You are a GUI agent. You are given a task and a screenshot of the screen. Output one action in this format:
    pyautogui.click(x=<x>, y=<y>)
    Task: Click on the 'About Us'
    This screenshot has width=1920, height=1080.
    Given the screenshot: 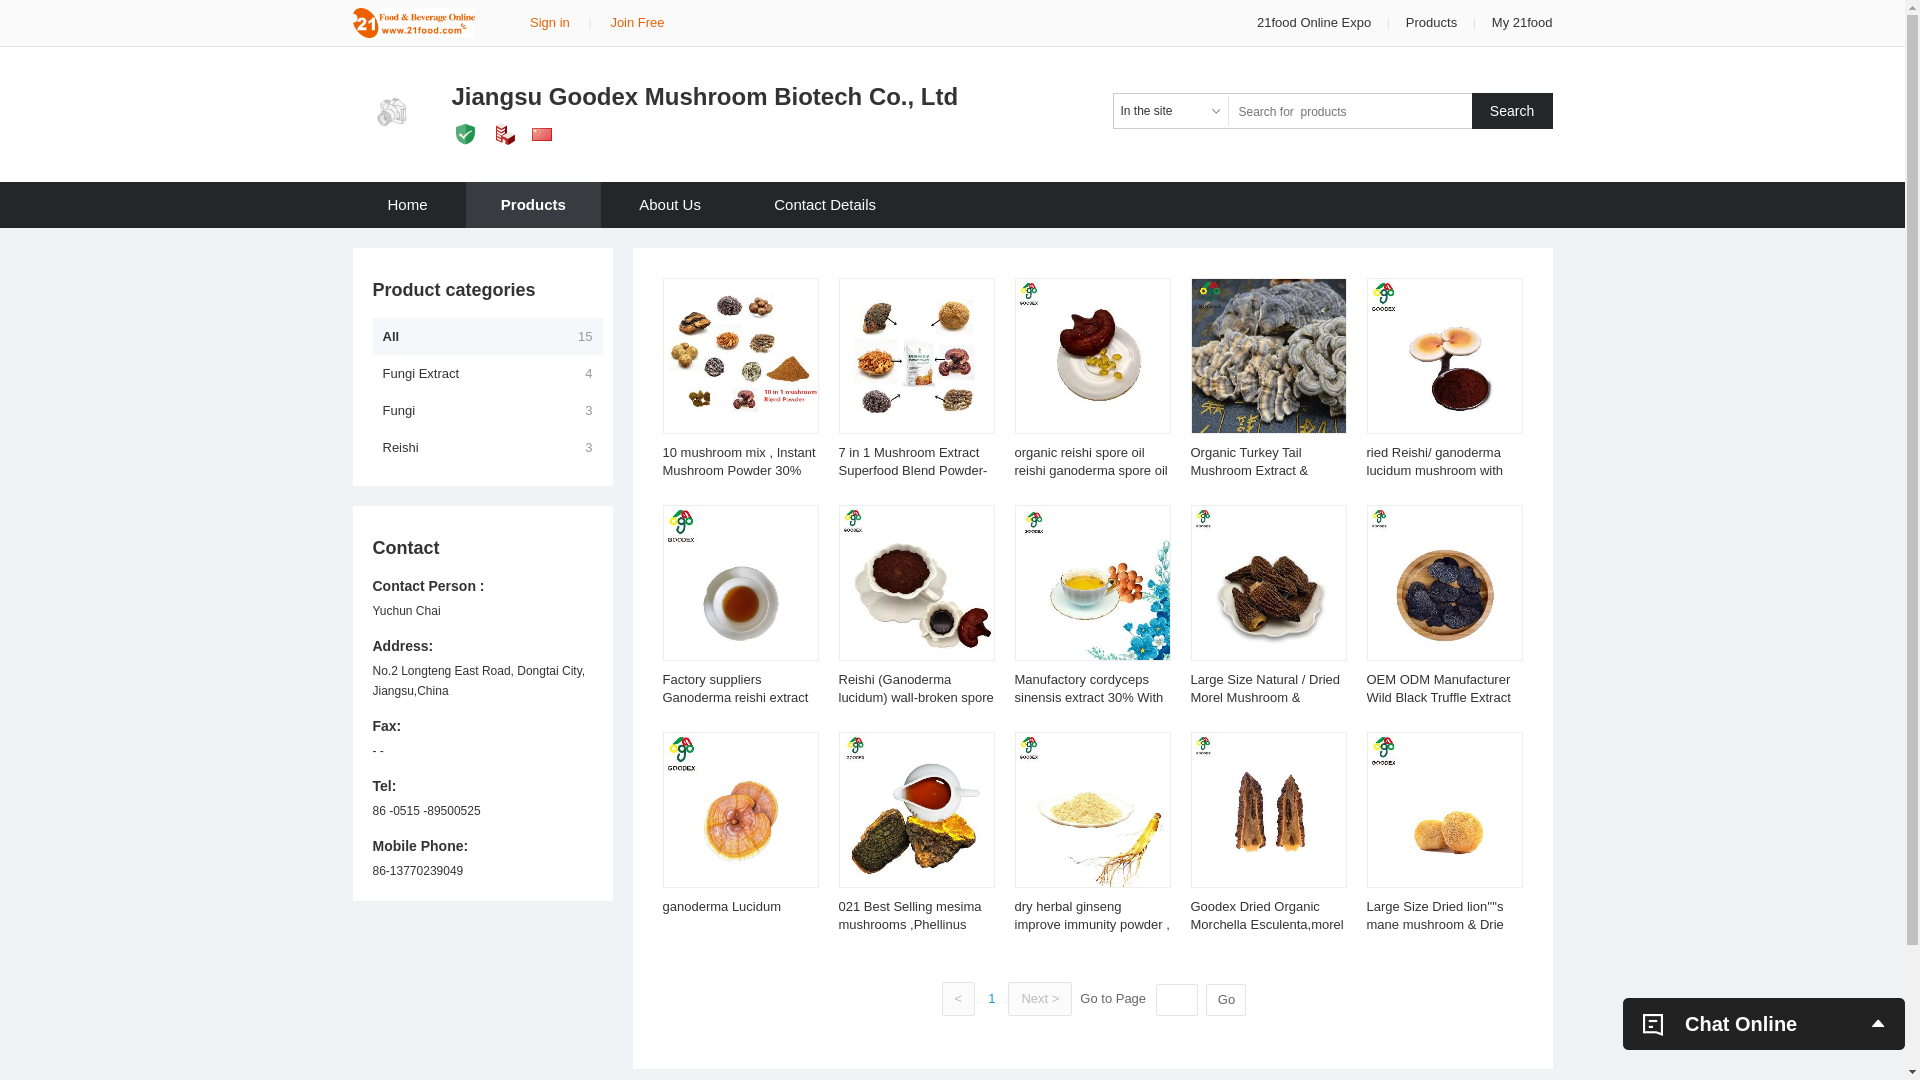 What is the action you would take?
    pyautogui.click(x=603, y=204)
    